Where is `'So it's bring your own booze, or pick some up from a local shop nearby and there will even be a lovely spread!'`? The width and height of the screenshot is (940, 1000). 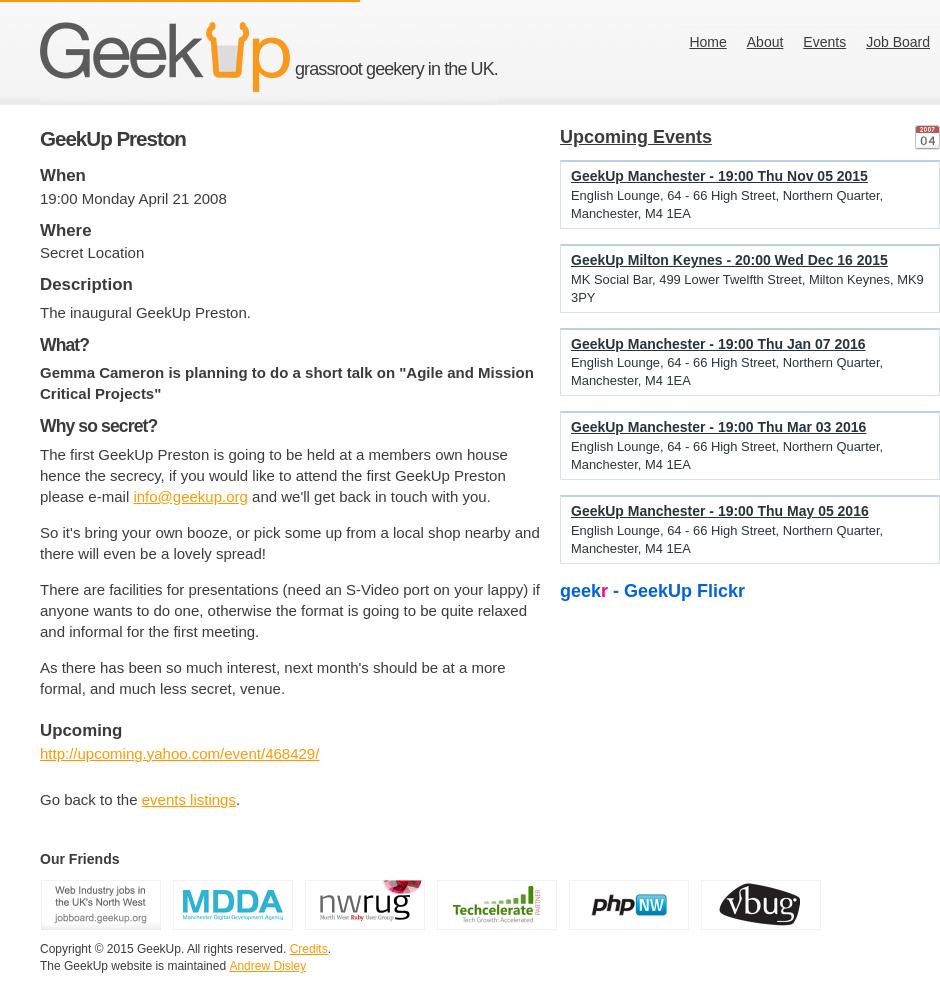
'So it's bring your own booze, or pick some up from a local shop nearby and there will even be a lovely spread!' is located at coordinates (288, 542).